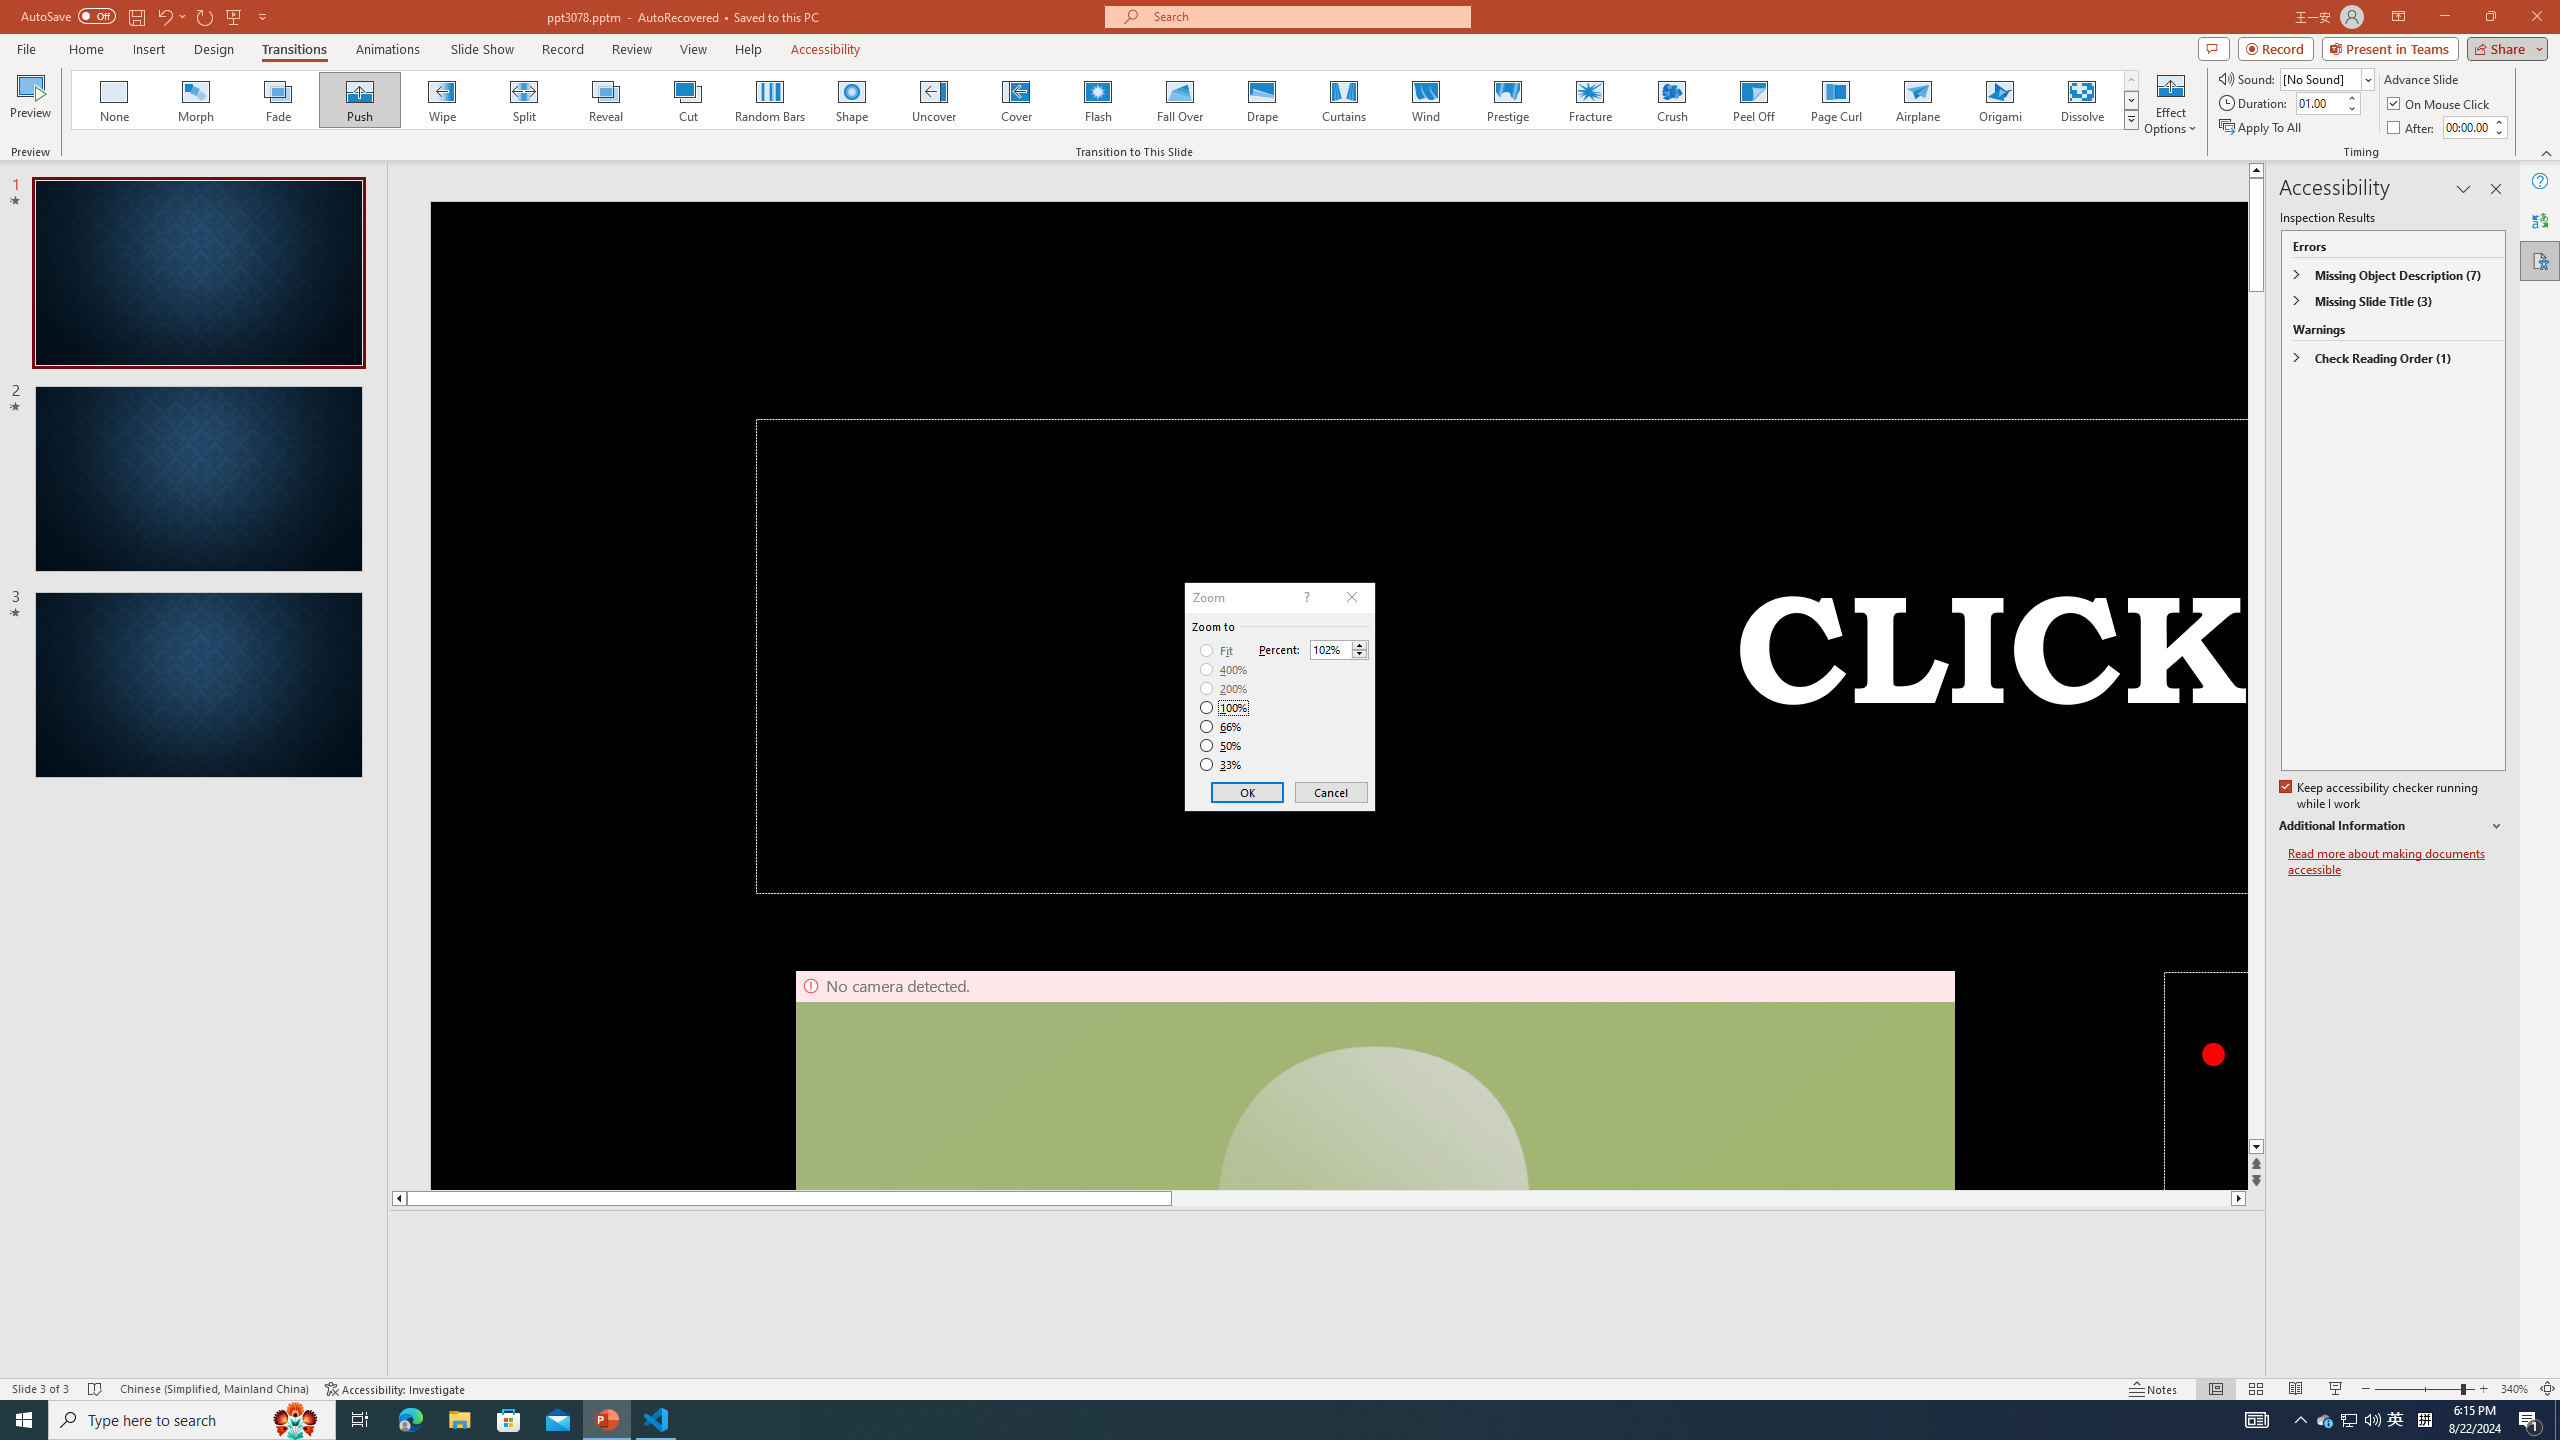 Image resolution: width=2560 pixels, height=1440 pixels. What do you see at coordinates (2169, 103) in the screenshot?
I see `'Effect Options'` at bounding box center [2169, 103].